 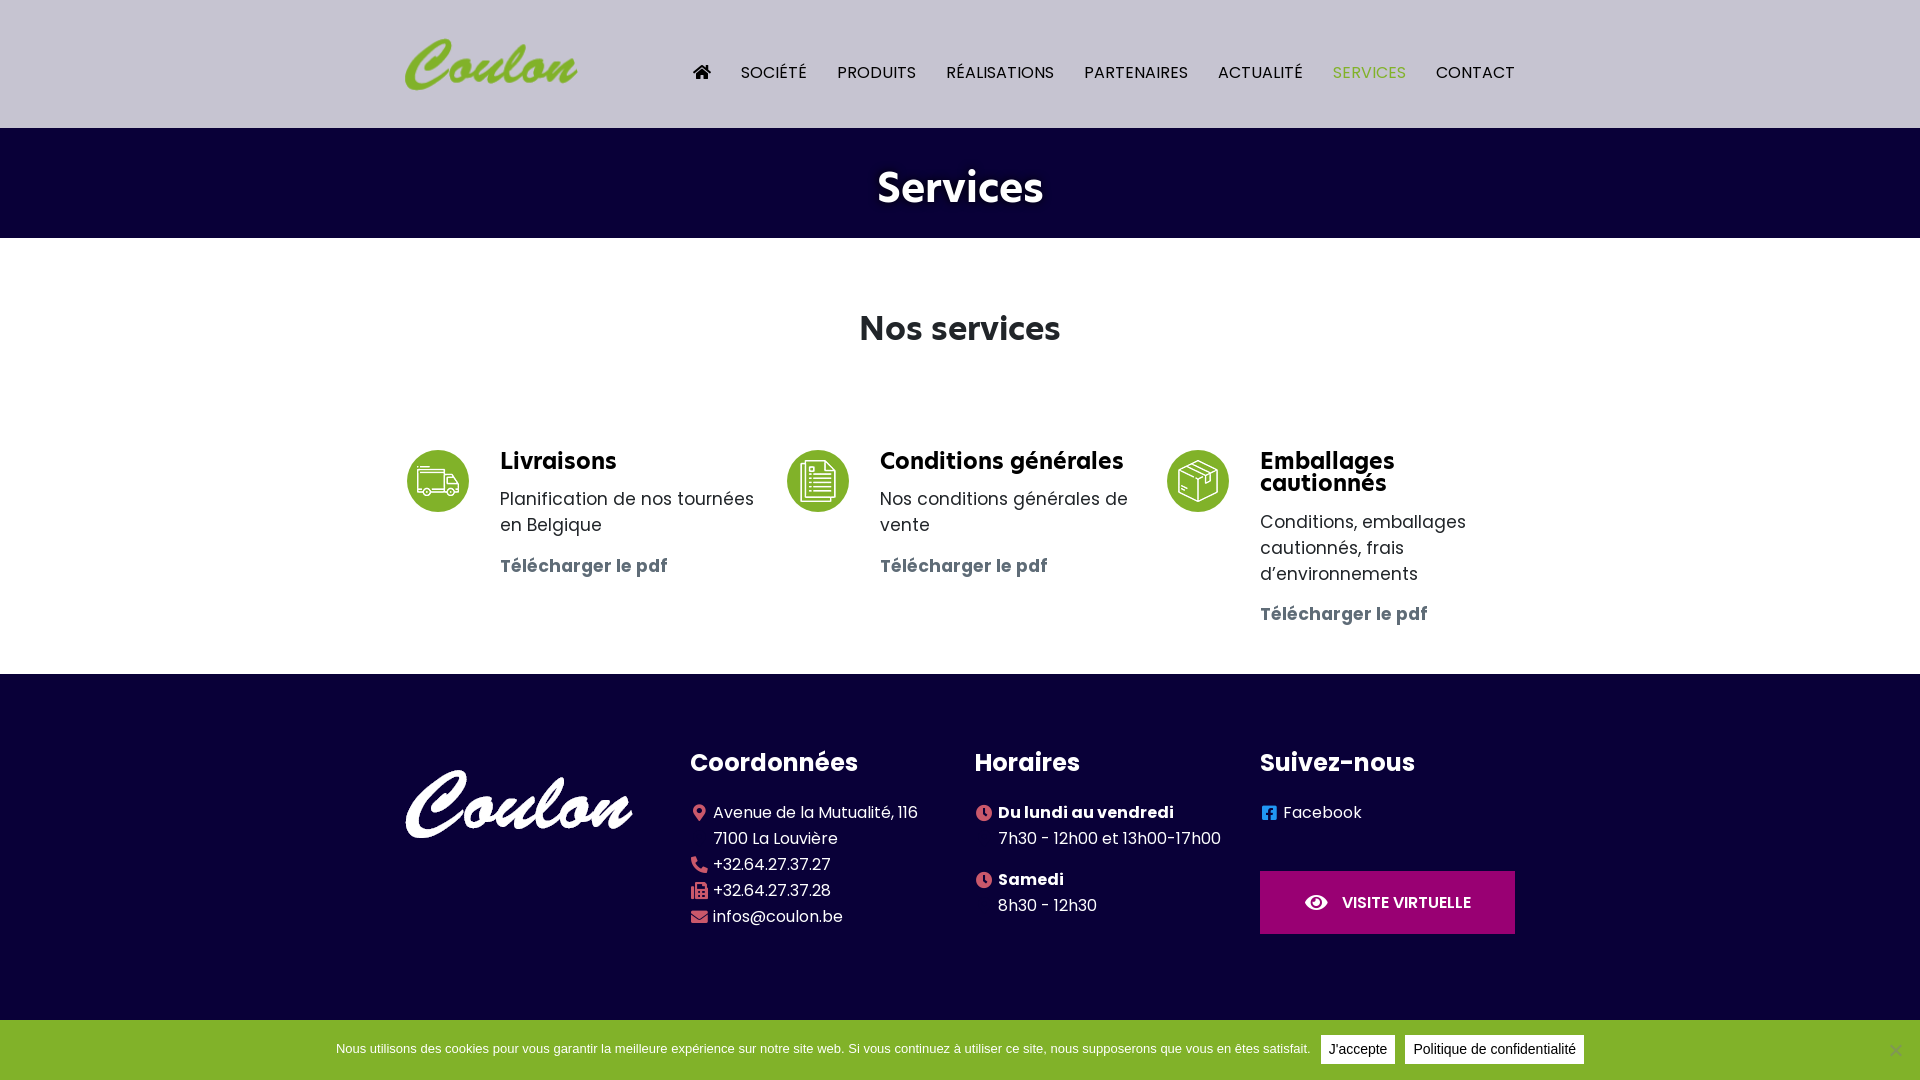 I want to click on 'No', so click(x=1894, y=1048).